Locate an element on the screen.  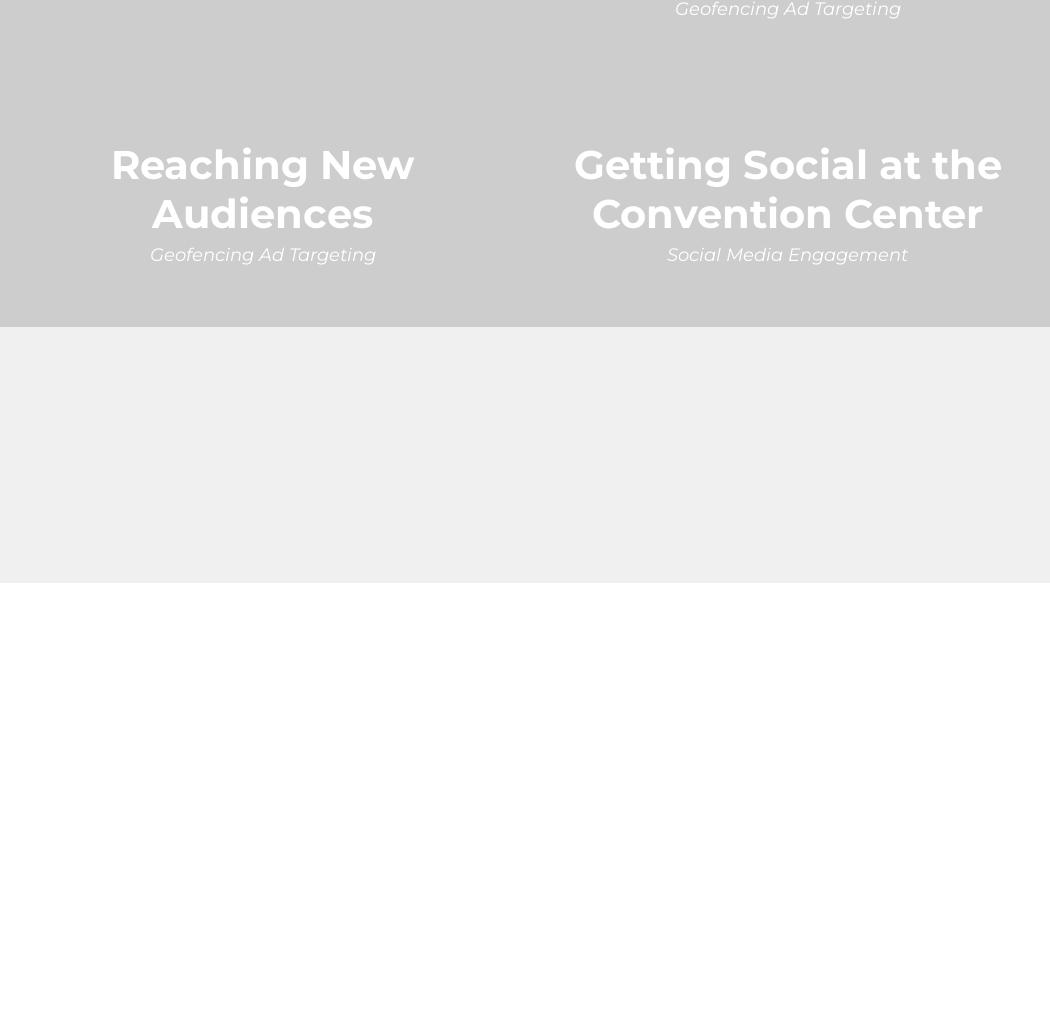
'18,615' is located at coordinates (82, 423).